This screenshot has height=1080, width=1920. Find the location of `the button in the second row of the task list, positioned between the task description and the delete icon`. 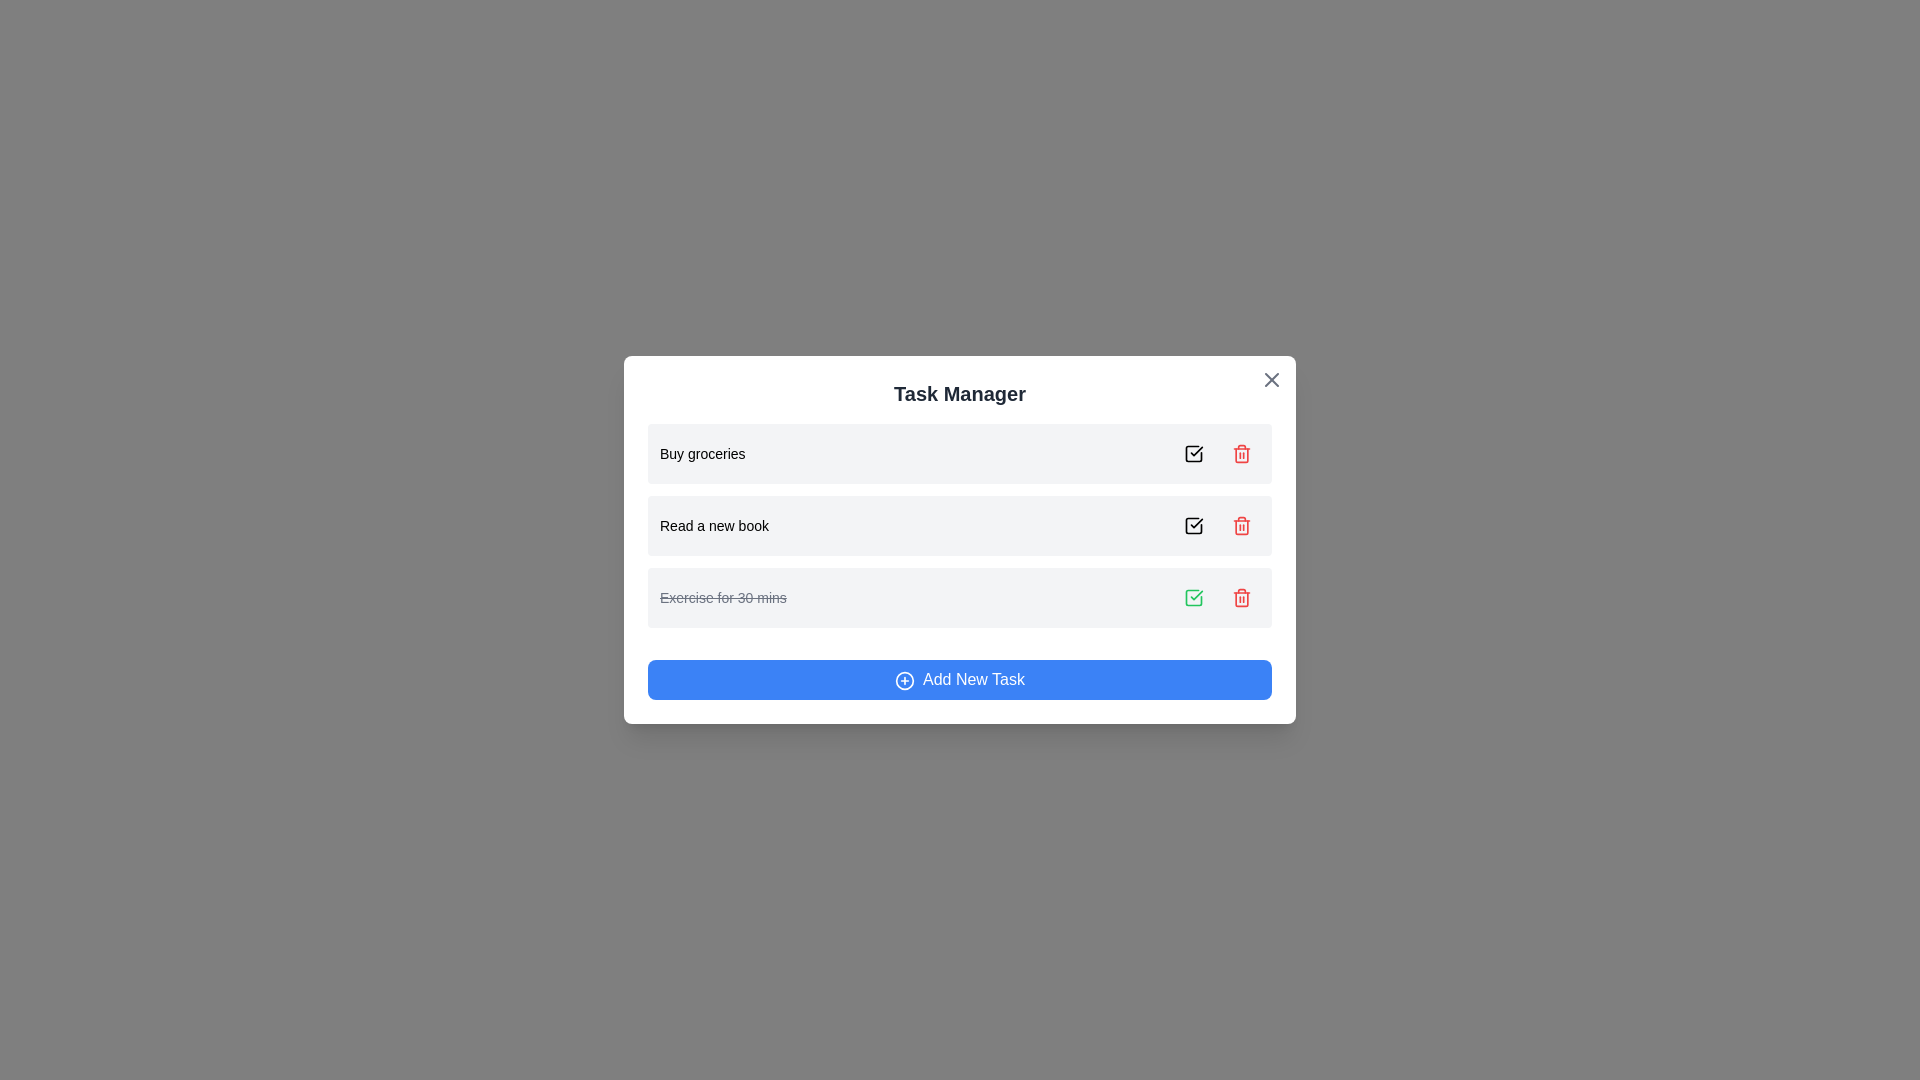

the button in the second row of the task list, positioned between the task description and the delete icon is located at coordinates (1194, 524).